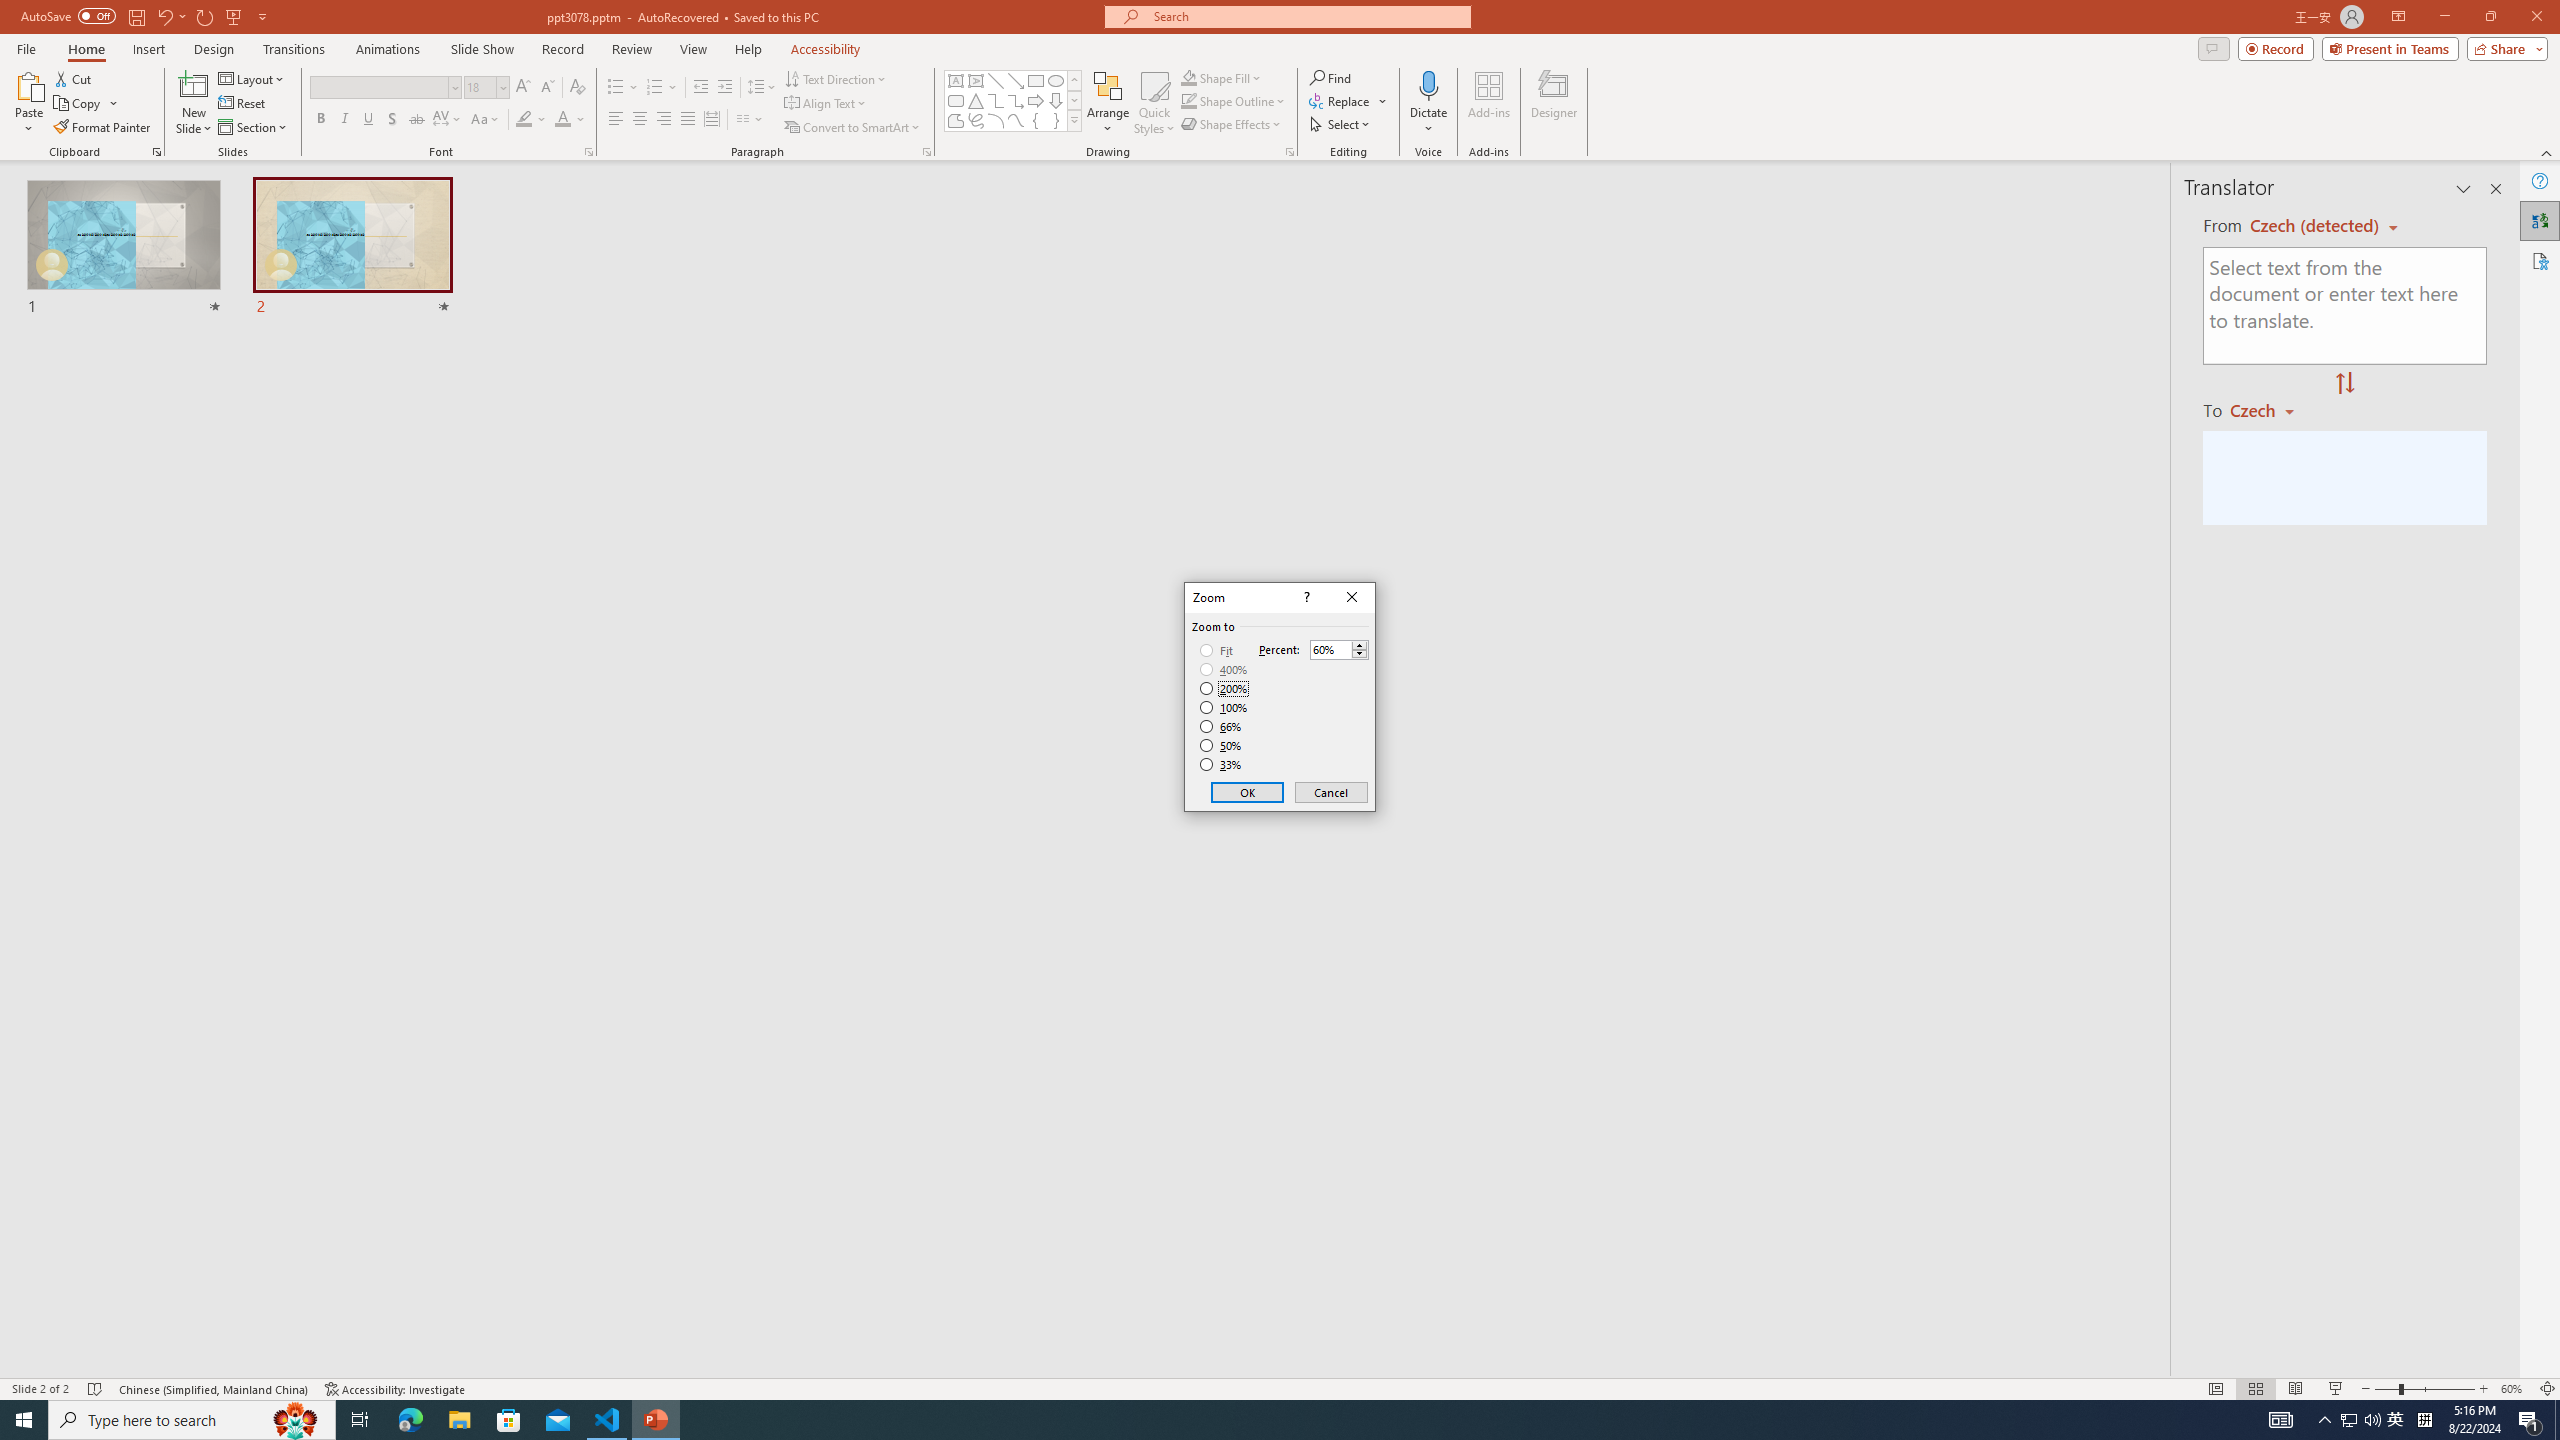 The width and height of the screenshot is (2560, 1440). Describe the element at coordinates (1189, 99) in the screenshot. I see `'Shape Outline Green, Accent 1'` at that location.